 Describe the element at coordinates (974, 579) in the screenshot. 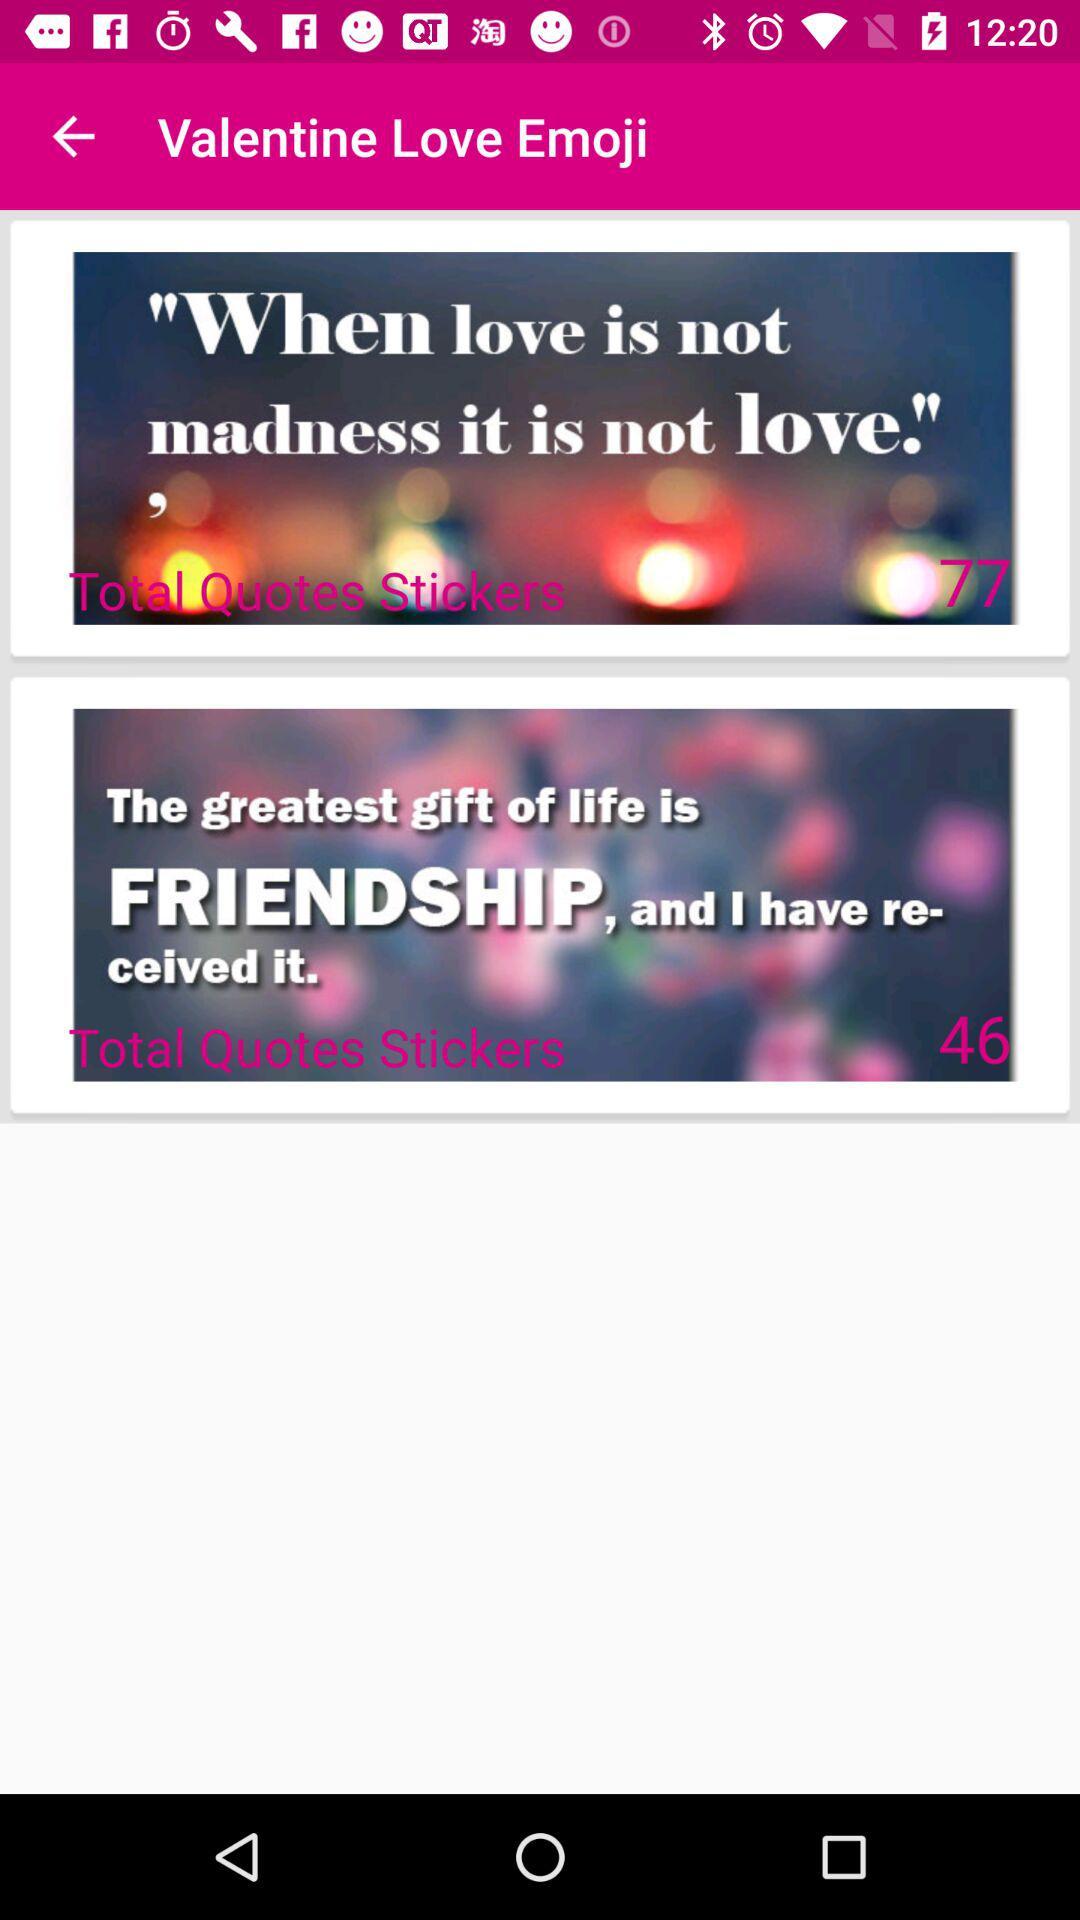

I see `item next to total quotes stickers item` at that location.